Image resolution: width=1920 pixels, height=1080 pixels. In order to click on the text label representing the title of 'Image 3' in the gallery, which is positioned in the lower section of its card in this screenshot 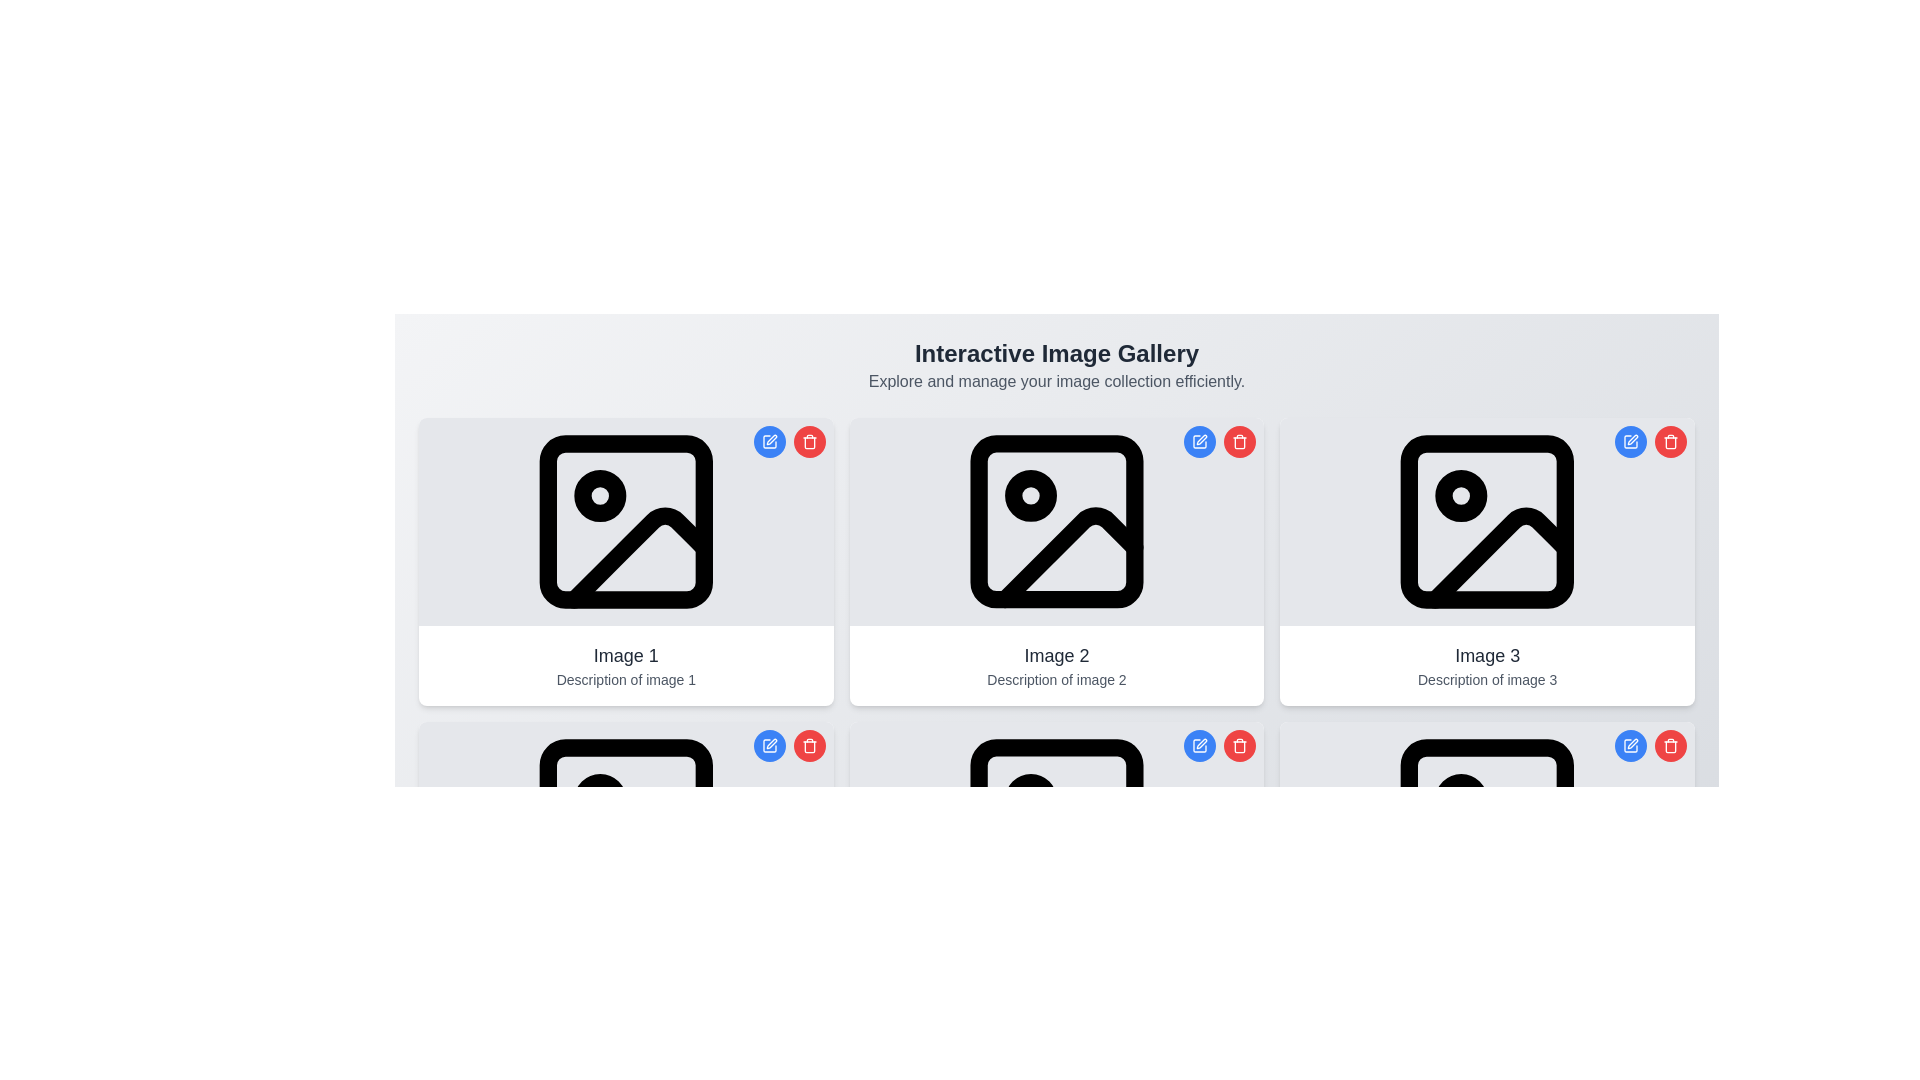, I will do `click(1487, 655)`.